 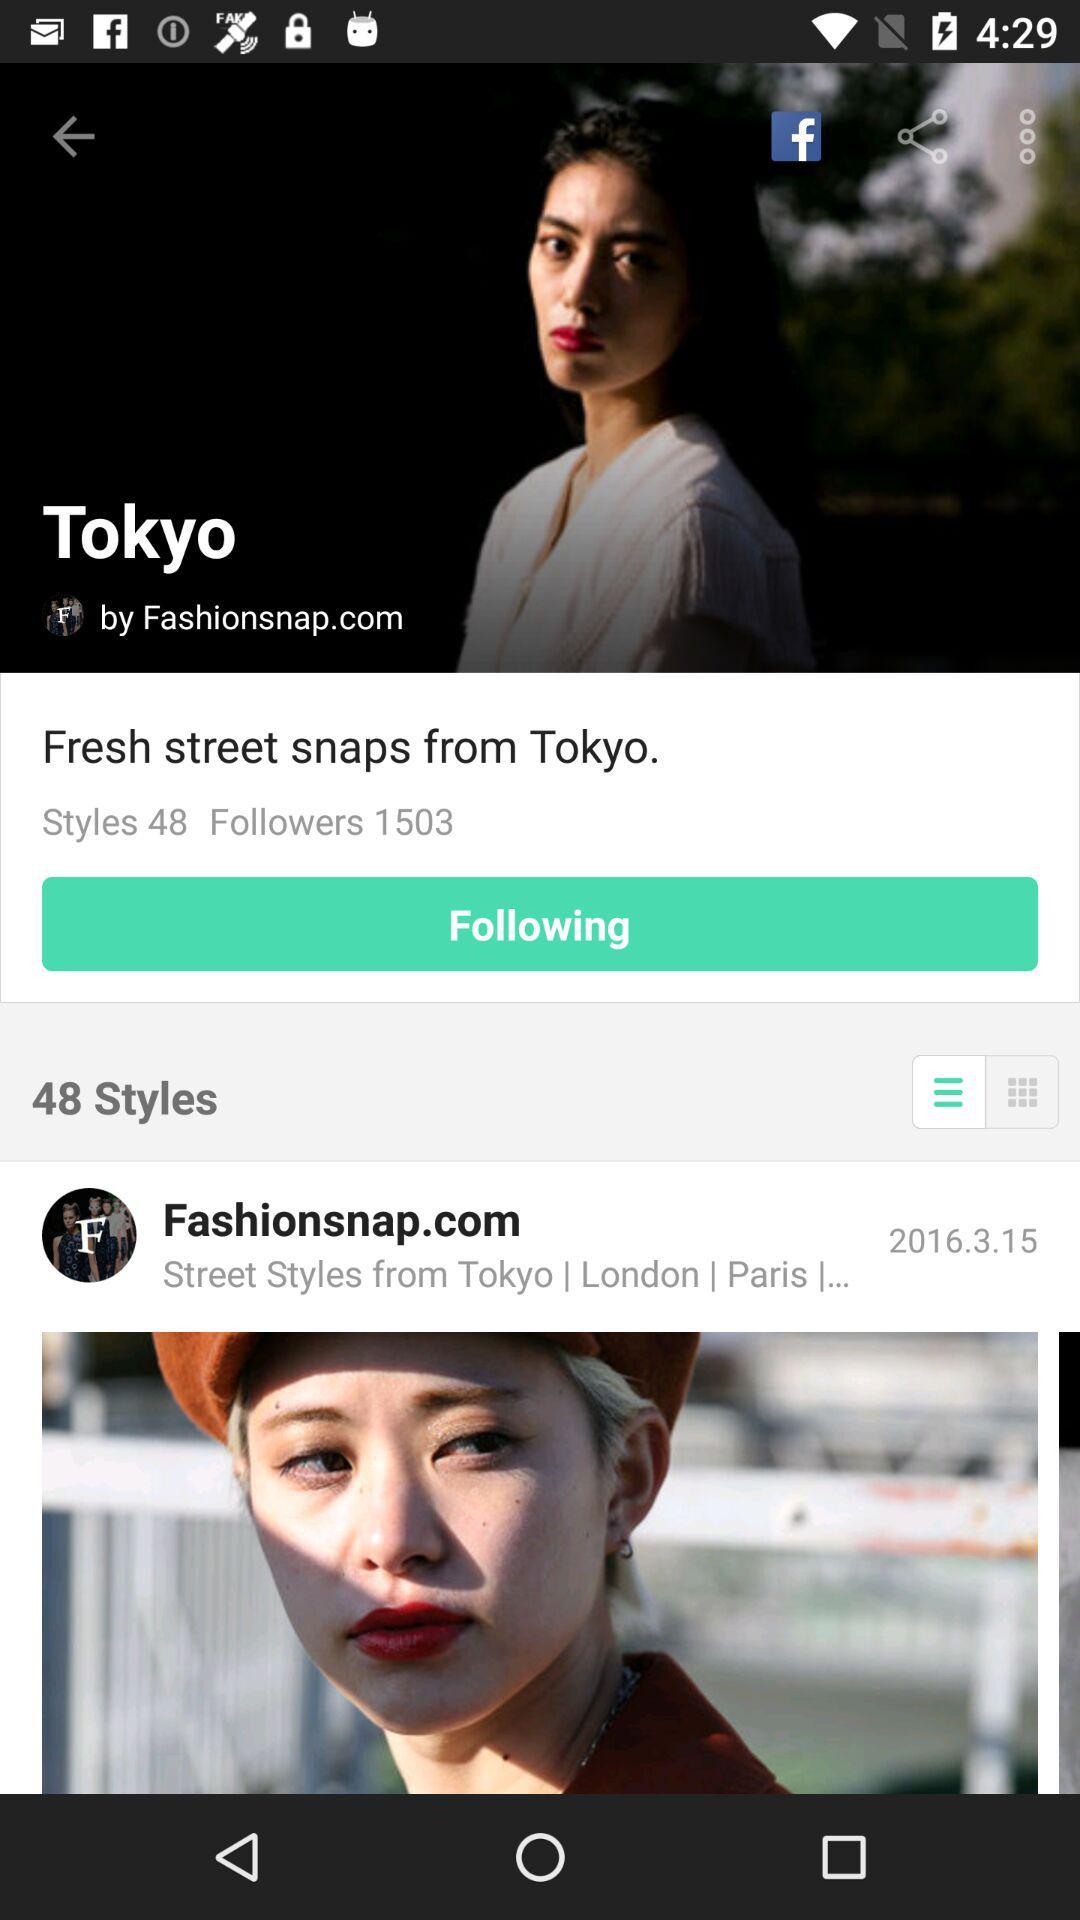 What do you see at coordinates (540, 923) in the screenshot?
I see `icon below styles 48 item` at bounding box center [540, 923].